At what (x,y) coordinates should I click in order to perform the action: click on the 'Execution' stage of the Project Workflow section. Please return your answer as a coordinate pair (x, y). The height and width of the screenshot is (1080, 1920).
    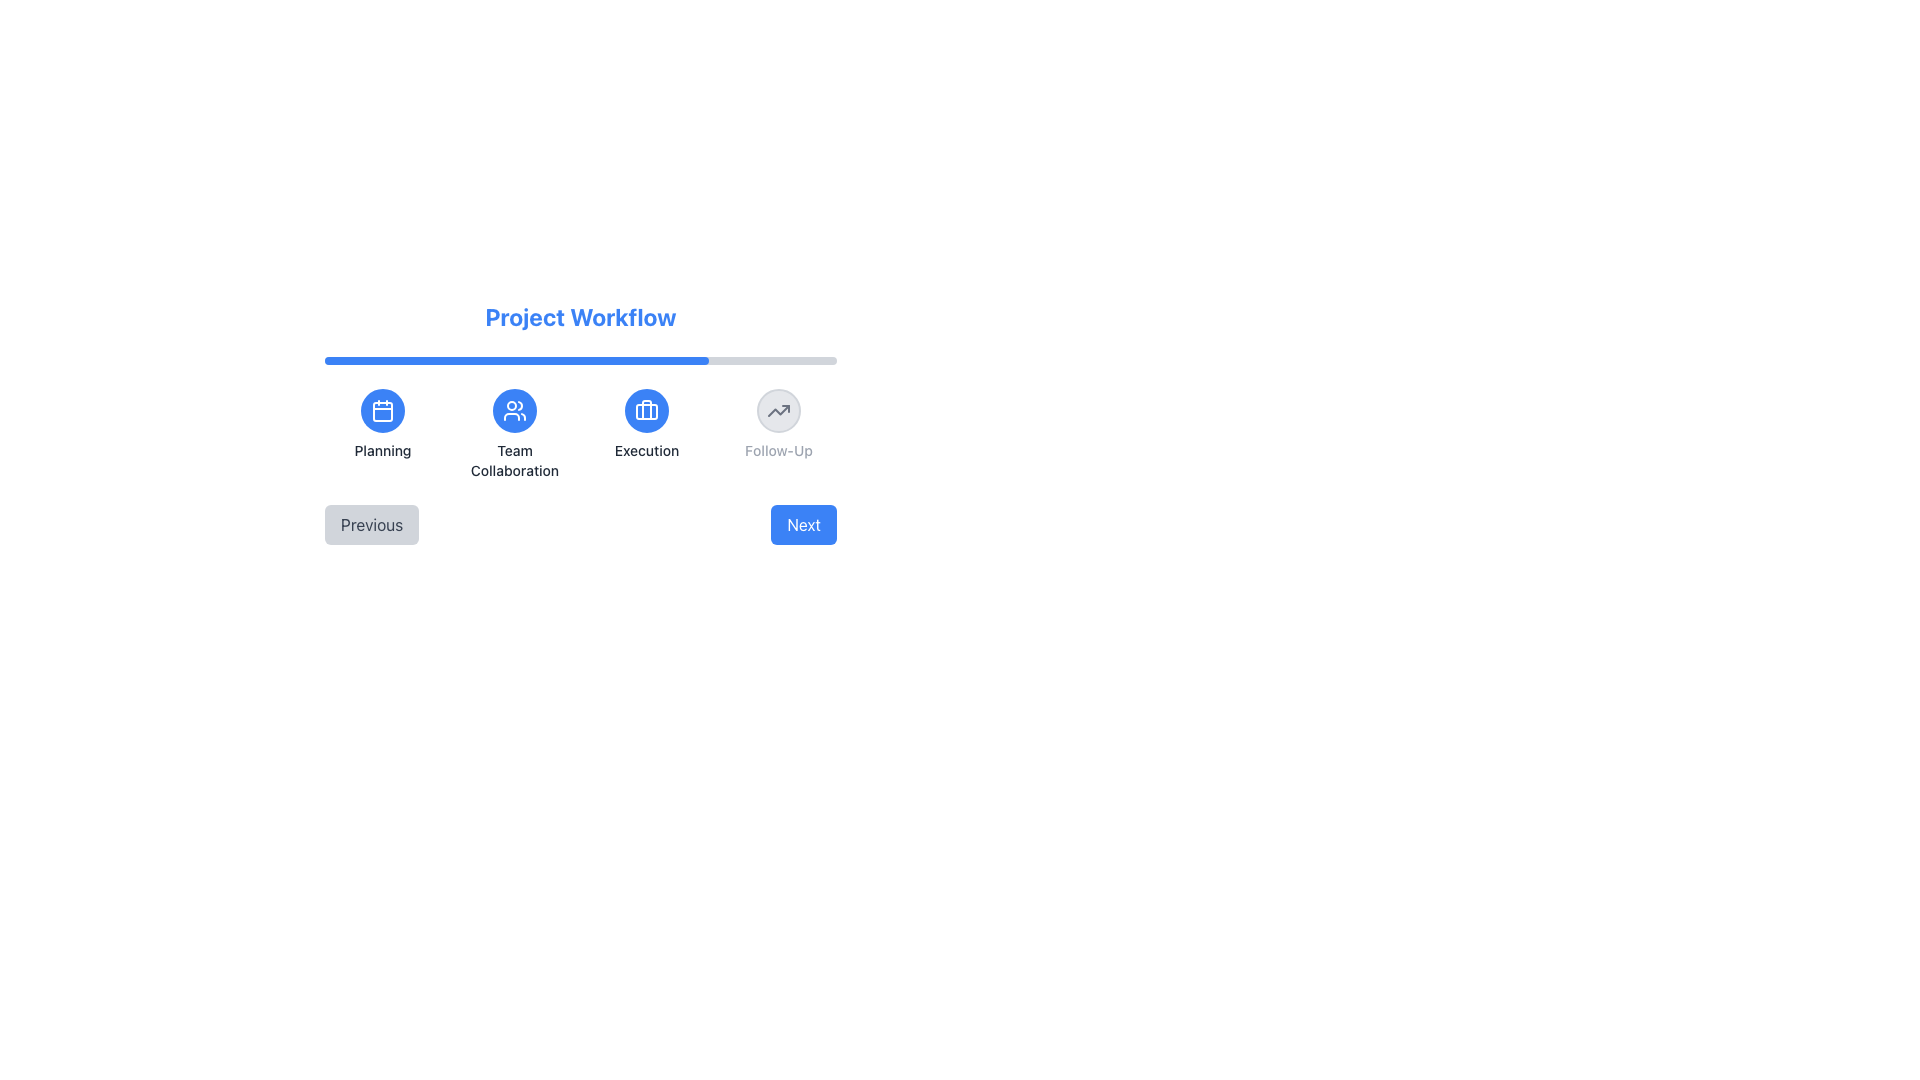
    Looking at the image, I should click on (579, 434).